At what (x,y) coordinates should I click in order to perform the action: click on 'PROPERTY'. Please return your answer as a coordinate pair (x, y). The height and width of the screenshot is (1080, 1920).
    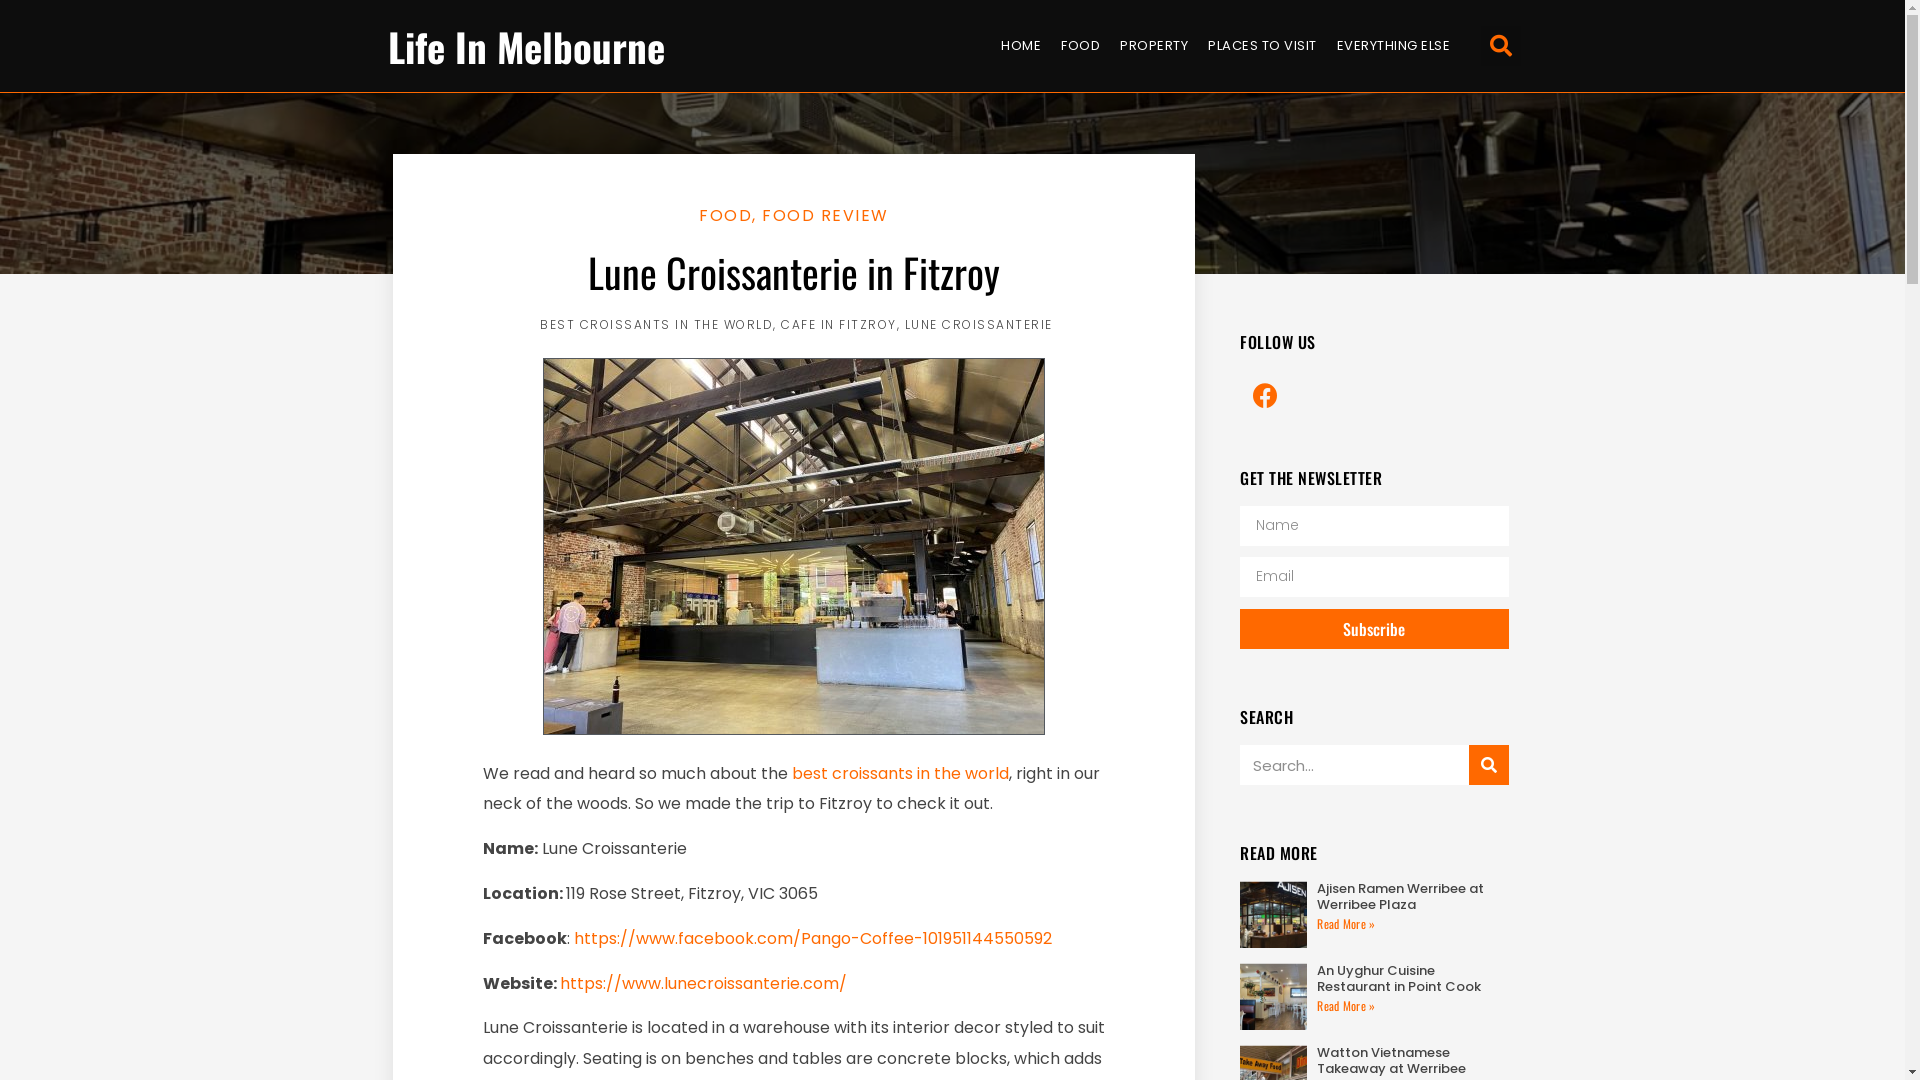
    Looking at the image, I should click on (1153, 45).